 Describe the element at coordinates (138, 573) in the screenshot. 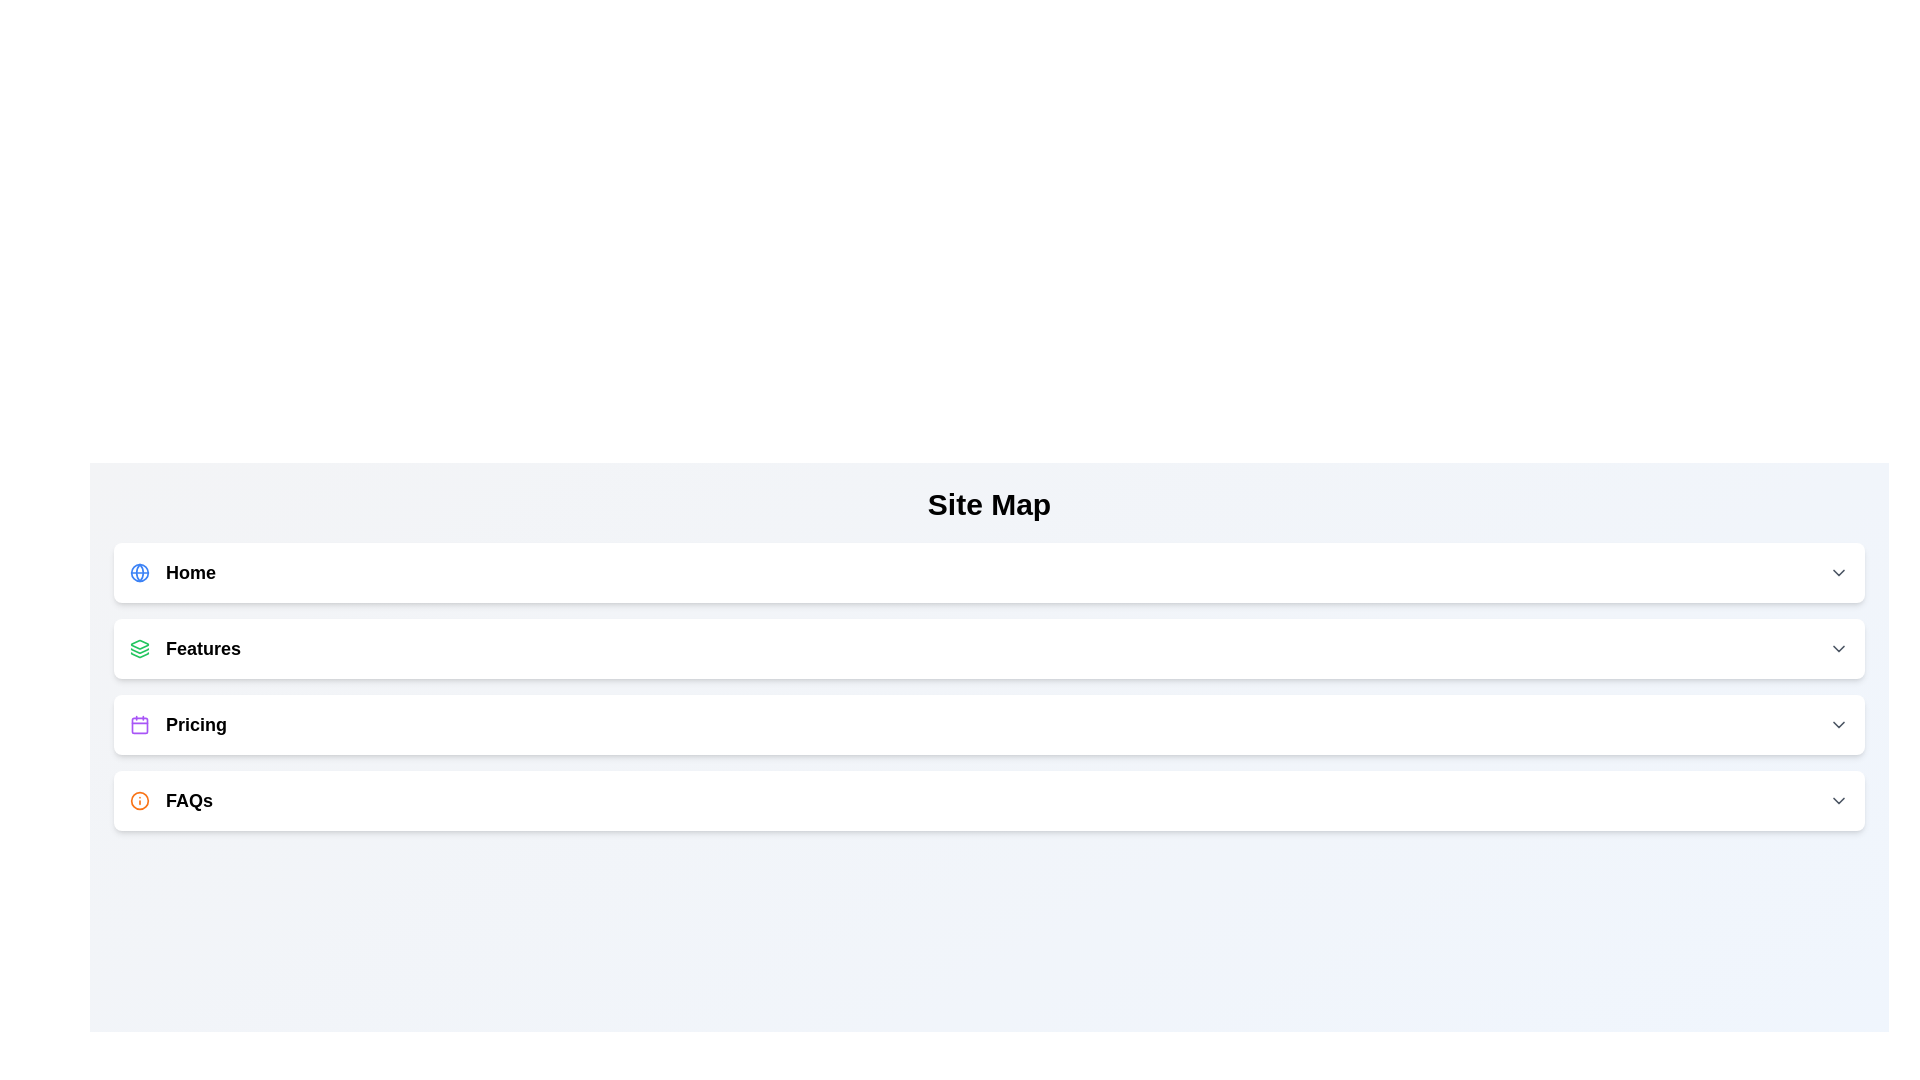

I see `the 'Home' icon which is located to the left of the text 'Home' in the first menu item of the vertically stacked navigation list` at that location.